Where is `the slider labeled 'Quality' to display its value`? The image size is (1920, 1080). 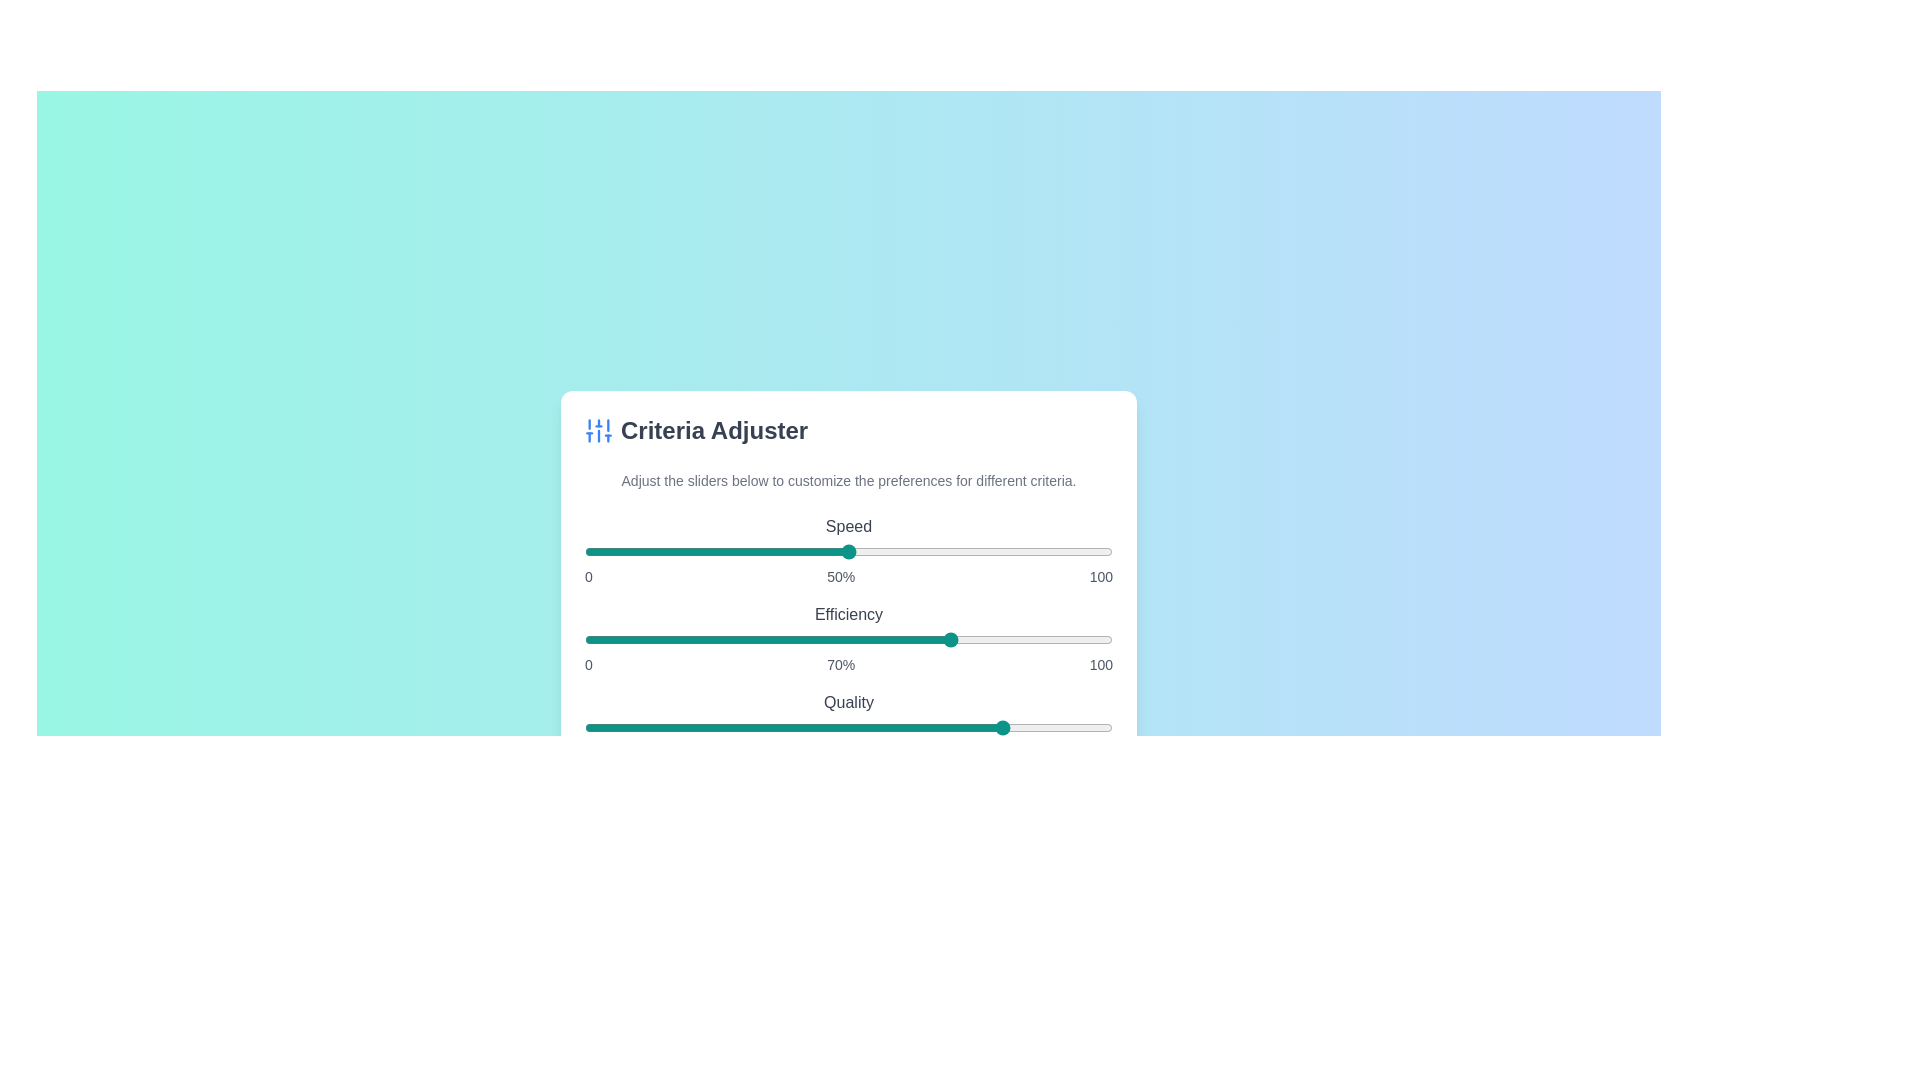
the slider labeled 'Quality' to display its value is located at coordinates (849, 728).